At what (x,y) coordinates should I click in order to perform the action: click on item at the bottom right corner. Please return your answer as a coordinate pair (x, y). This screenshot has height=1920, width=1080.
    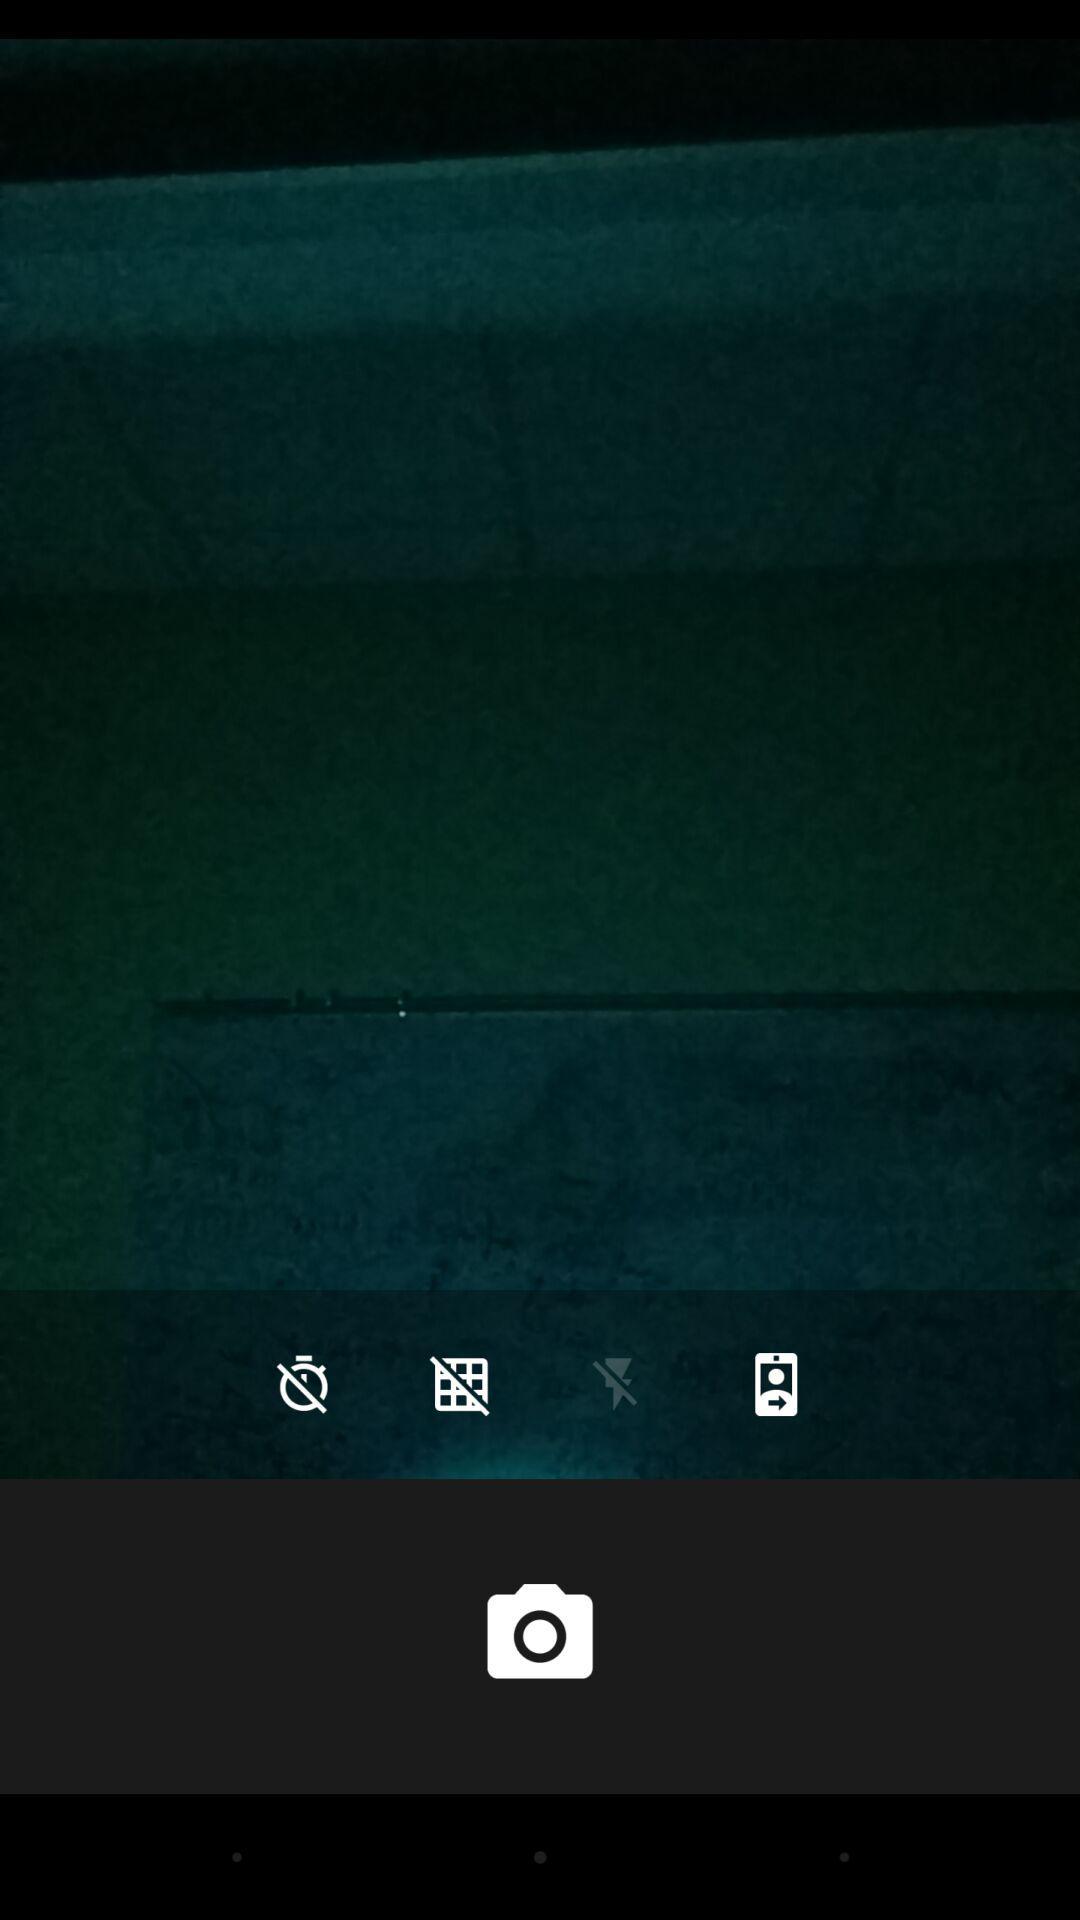
    Looking at the image, I should click on (775, 1383).